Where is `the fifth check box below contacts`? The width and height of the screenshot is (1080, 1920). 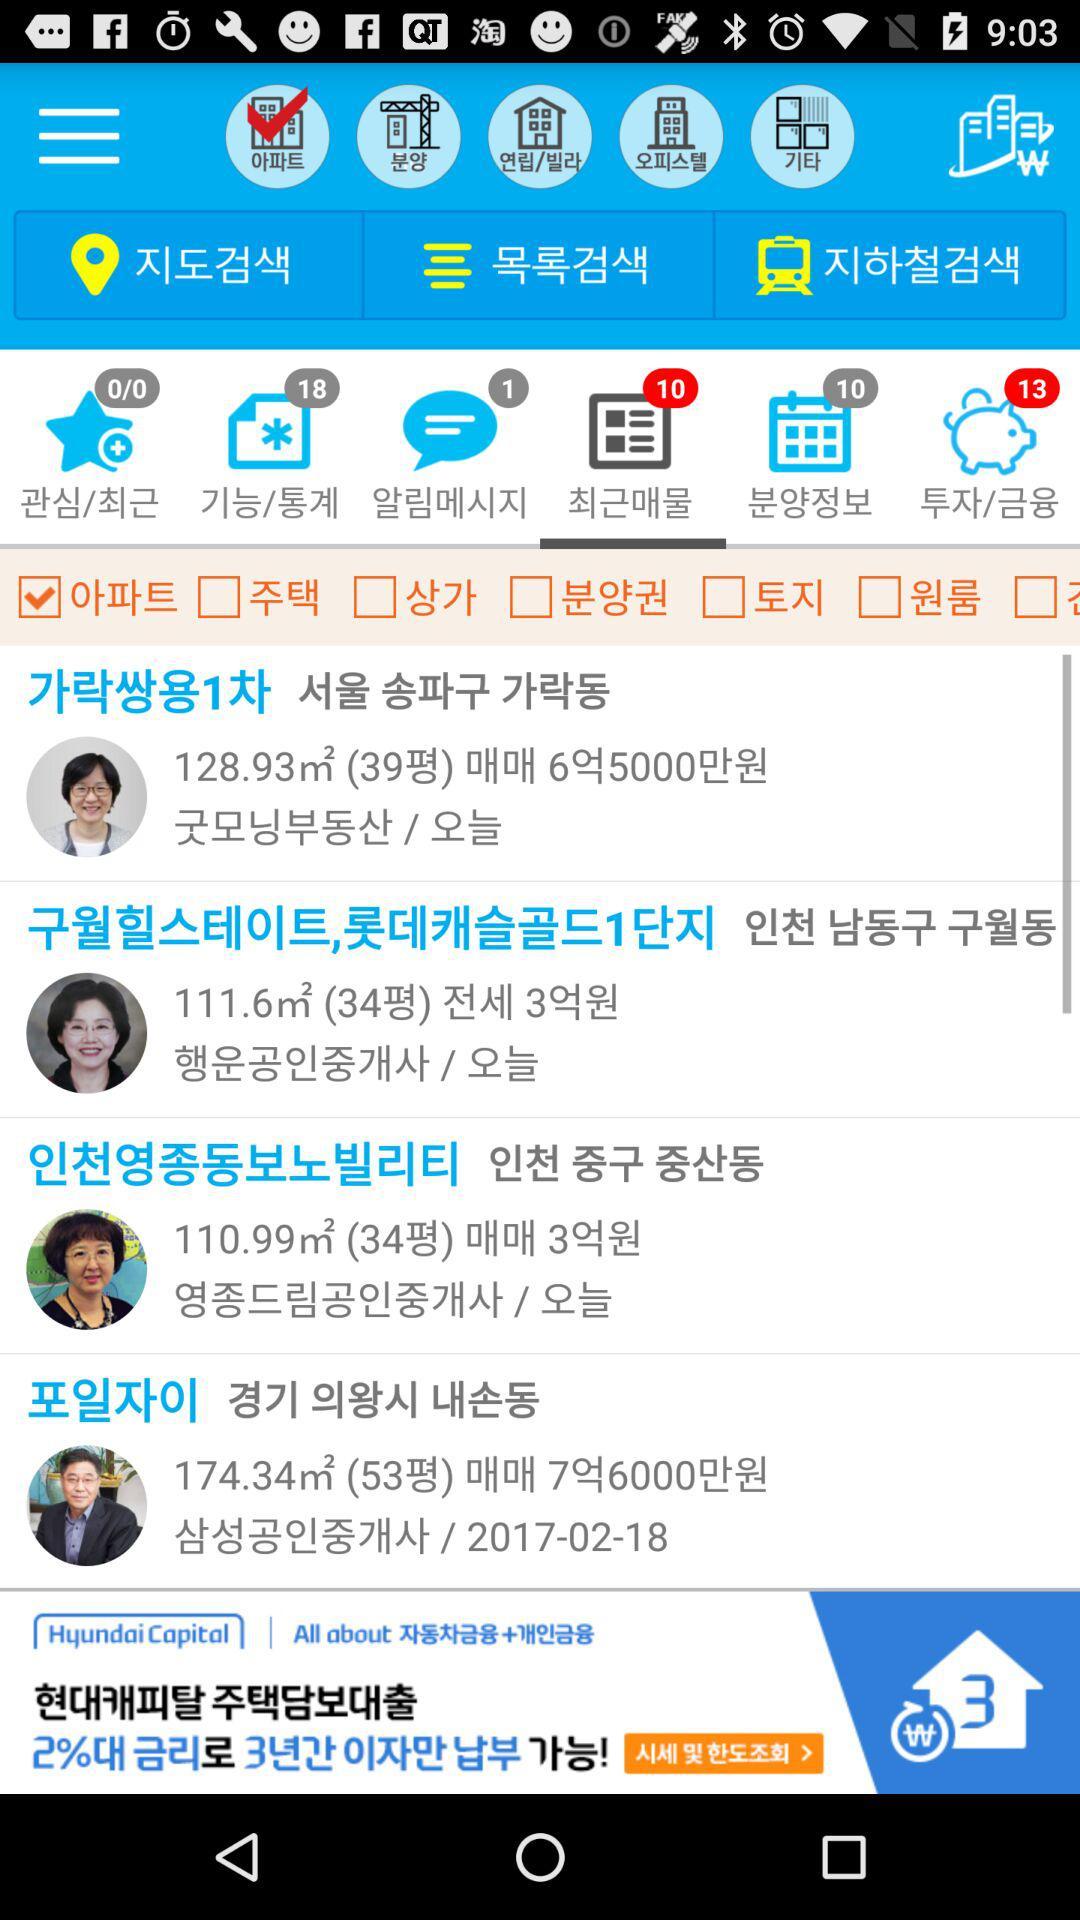
the fifth check box below contacts is located at coordinates (724, 595).